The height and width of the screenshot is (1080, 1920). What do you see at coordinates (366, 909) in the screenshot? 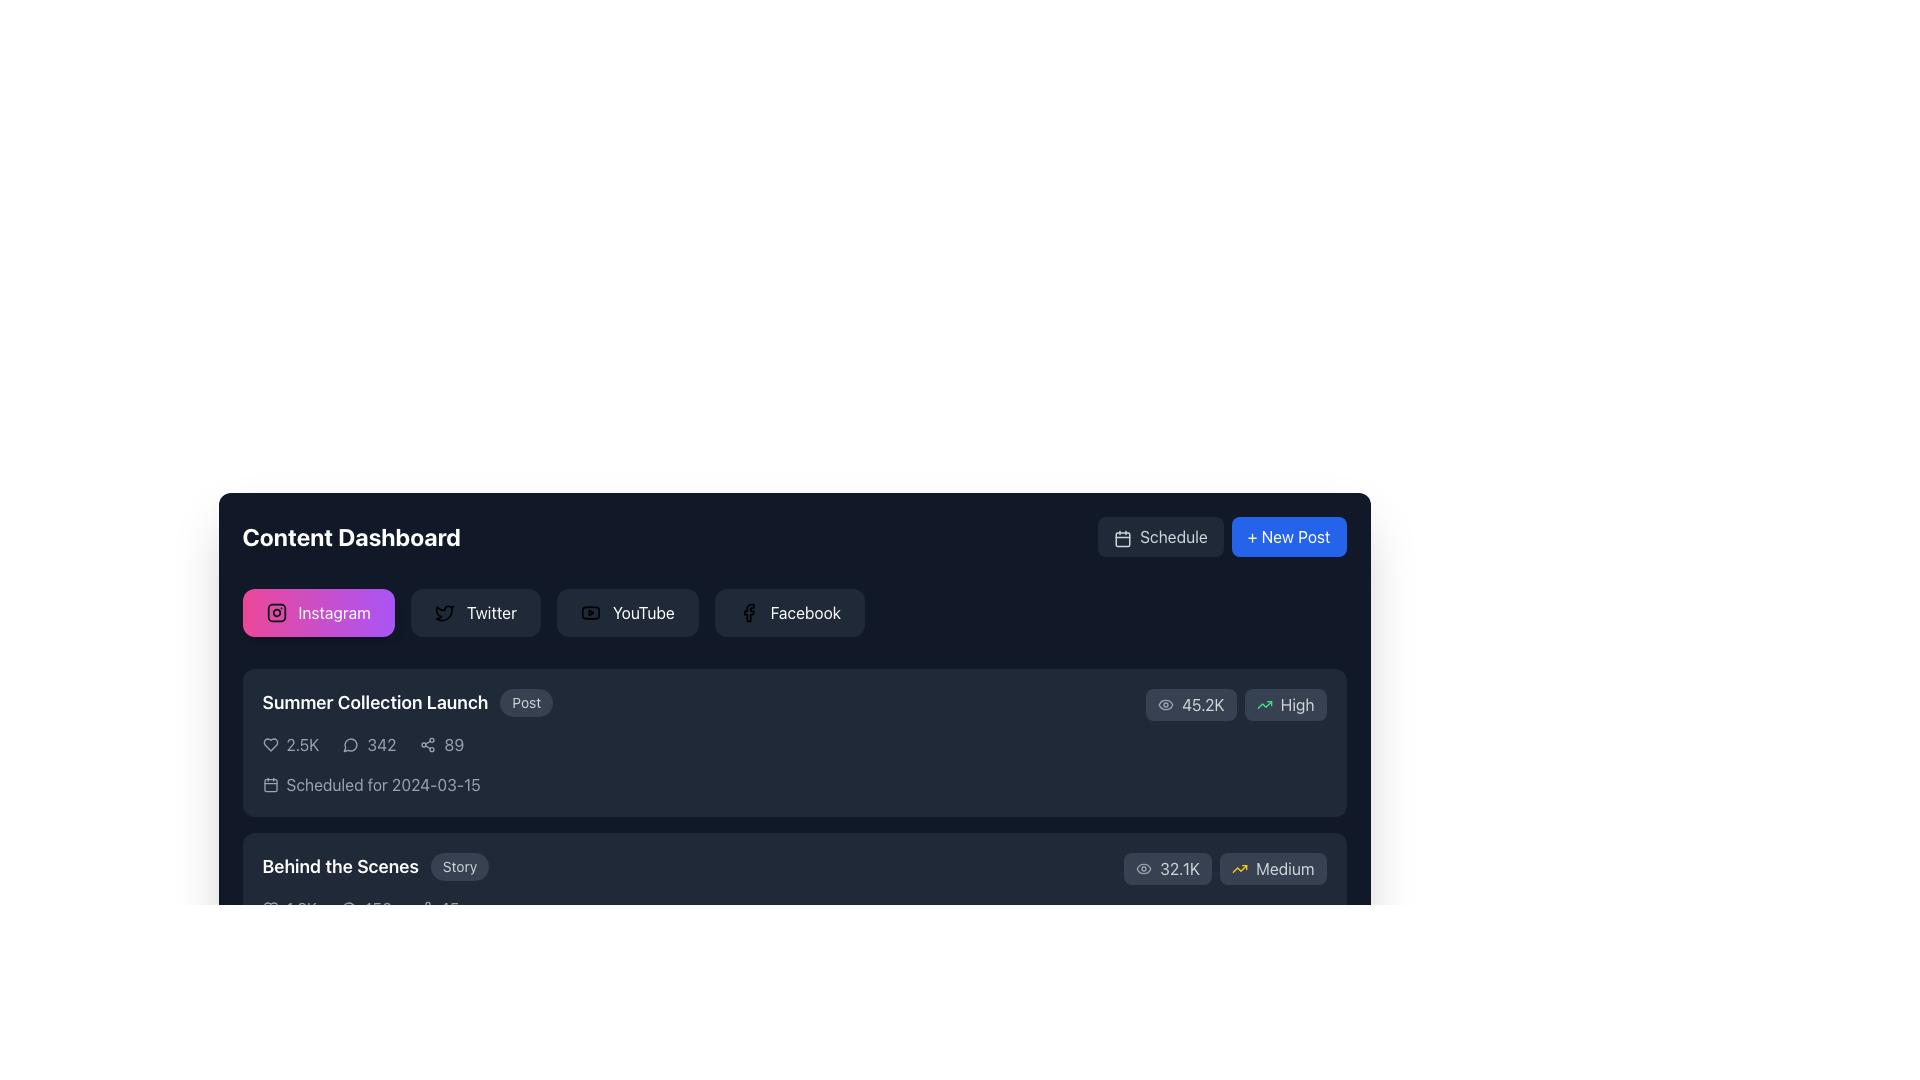
I see `the text label displaying the number '156' in gray color, which is located beneath the 'Behind the Scenes' heading and is the second element in a horizontal list` at bounding box center [366, 909].